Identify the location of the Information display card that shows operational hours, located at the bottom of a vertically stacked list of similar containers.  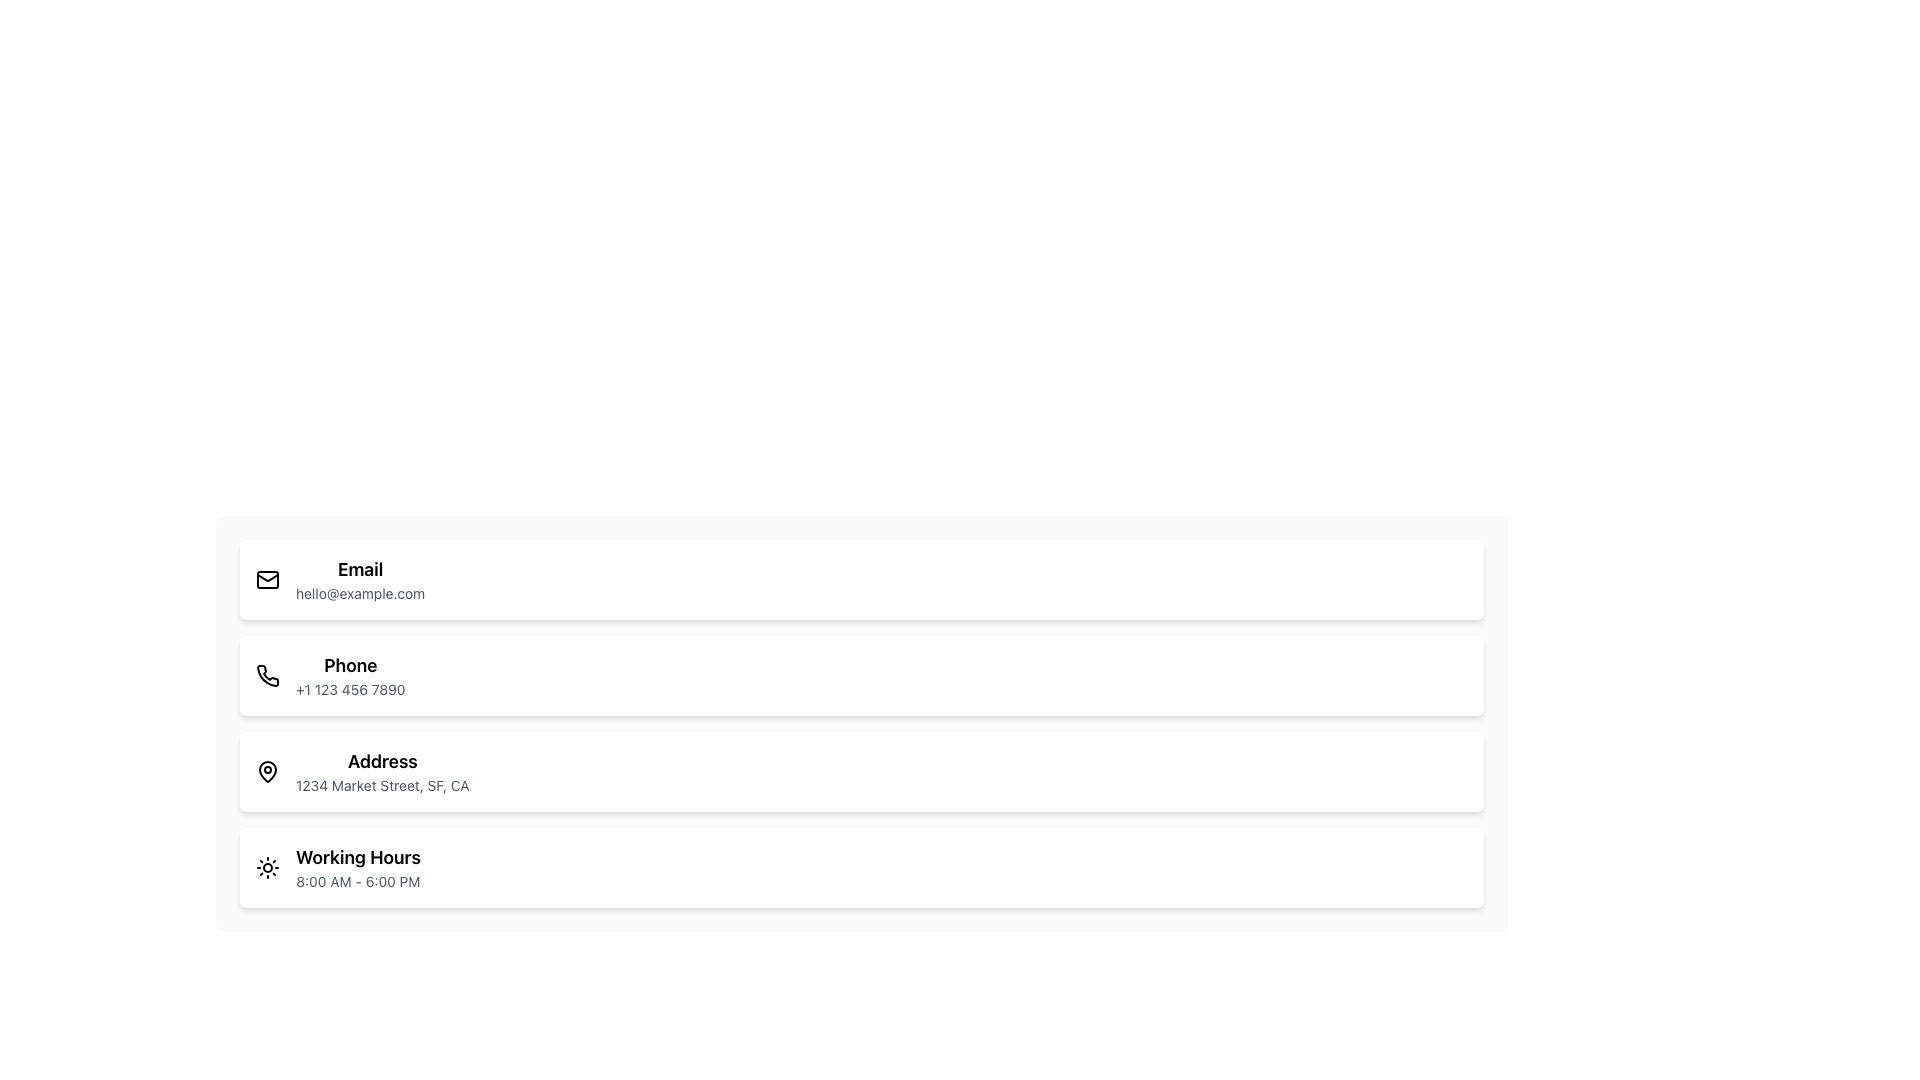
(862, 866).